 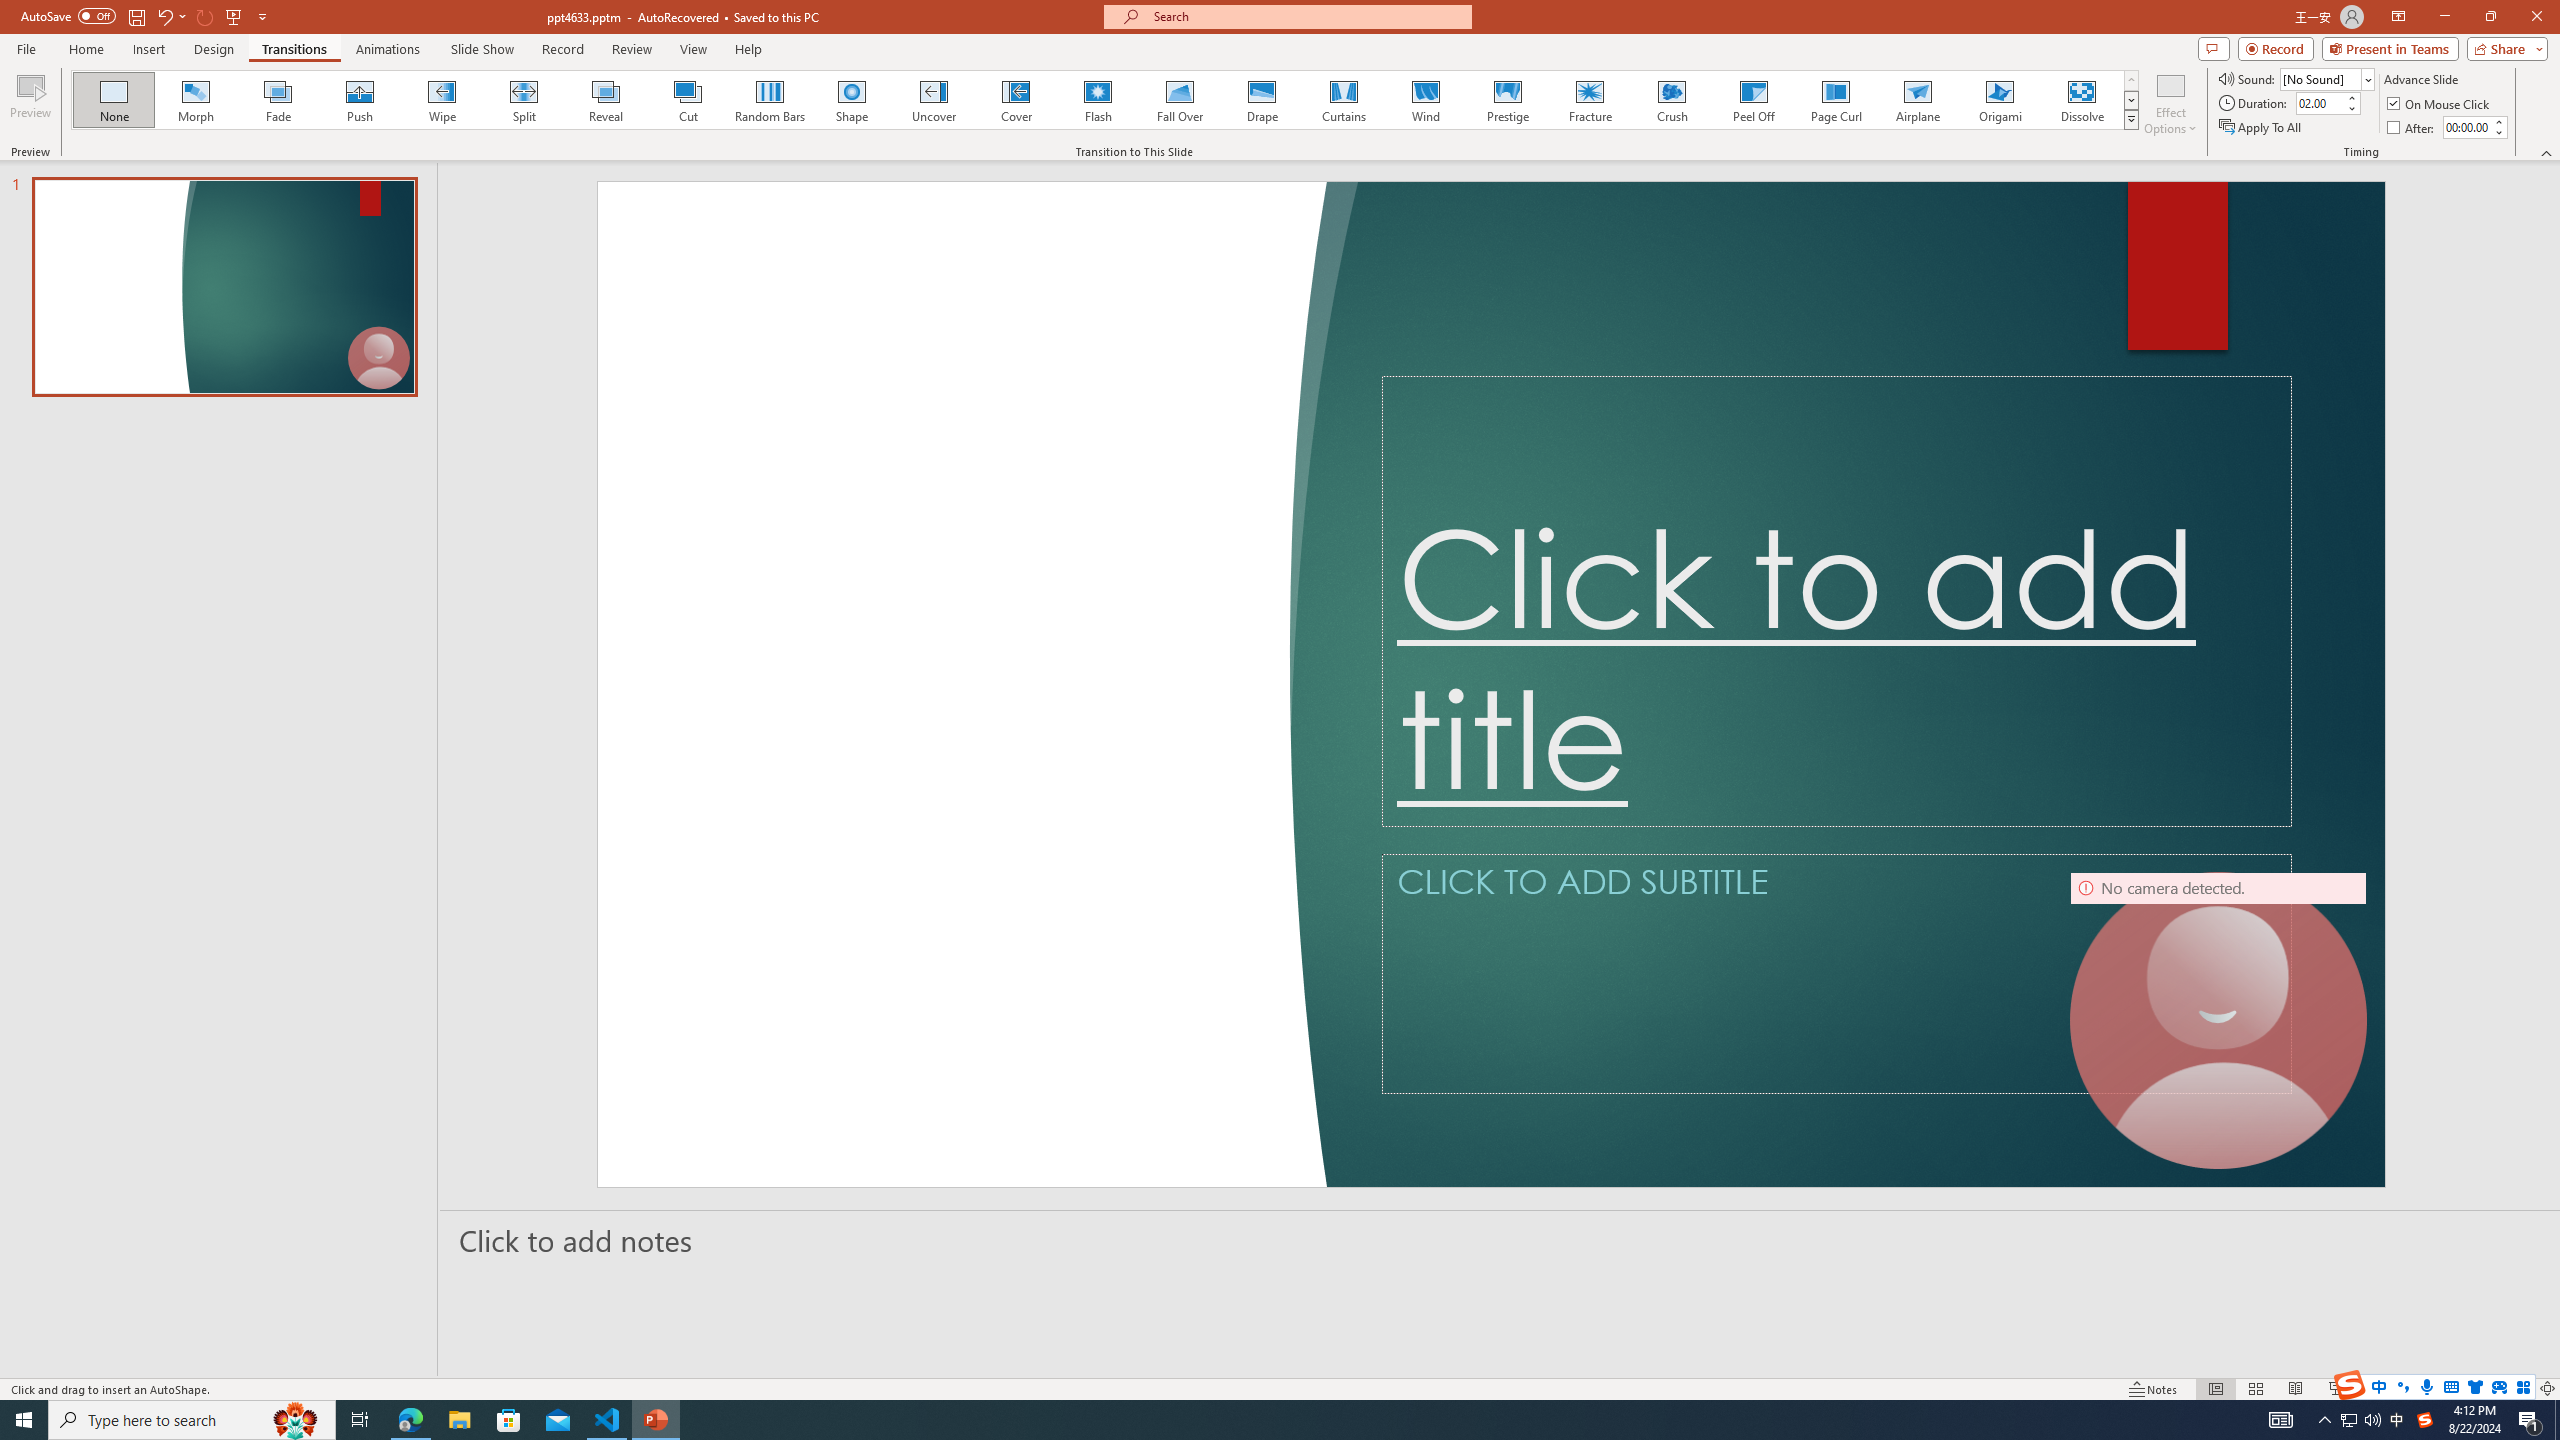 I want to click on 'Apply To All', so click(x=2262, y=127).